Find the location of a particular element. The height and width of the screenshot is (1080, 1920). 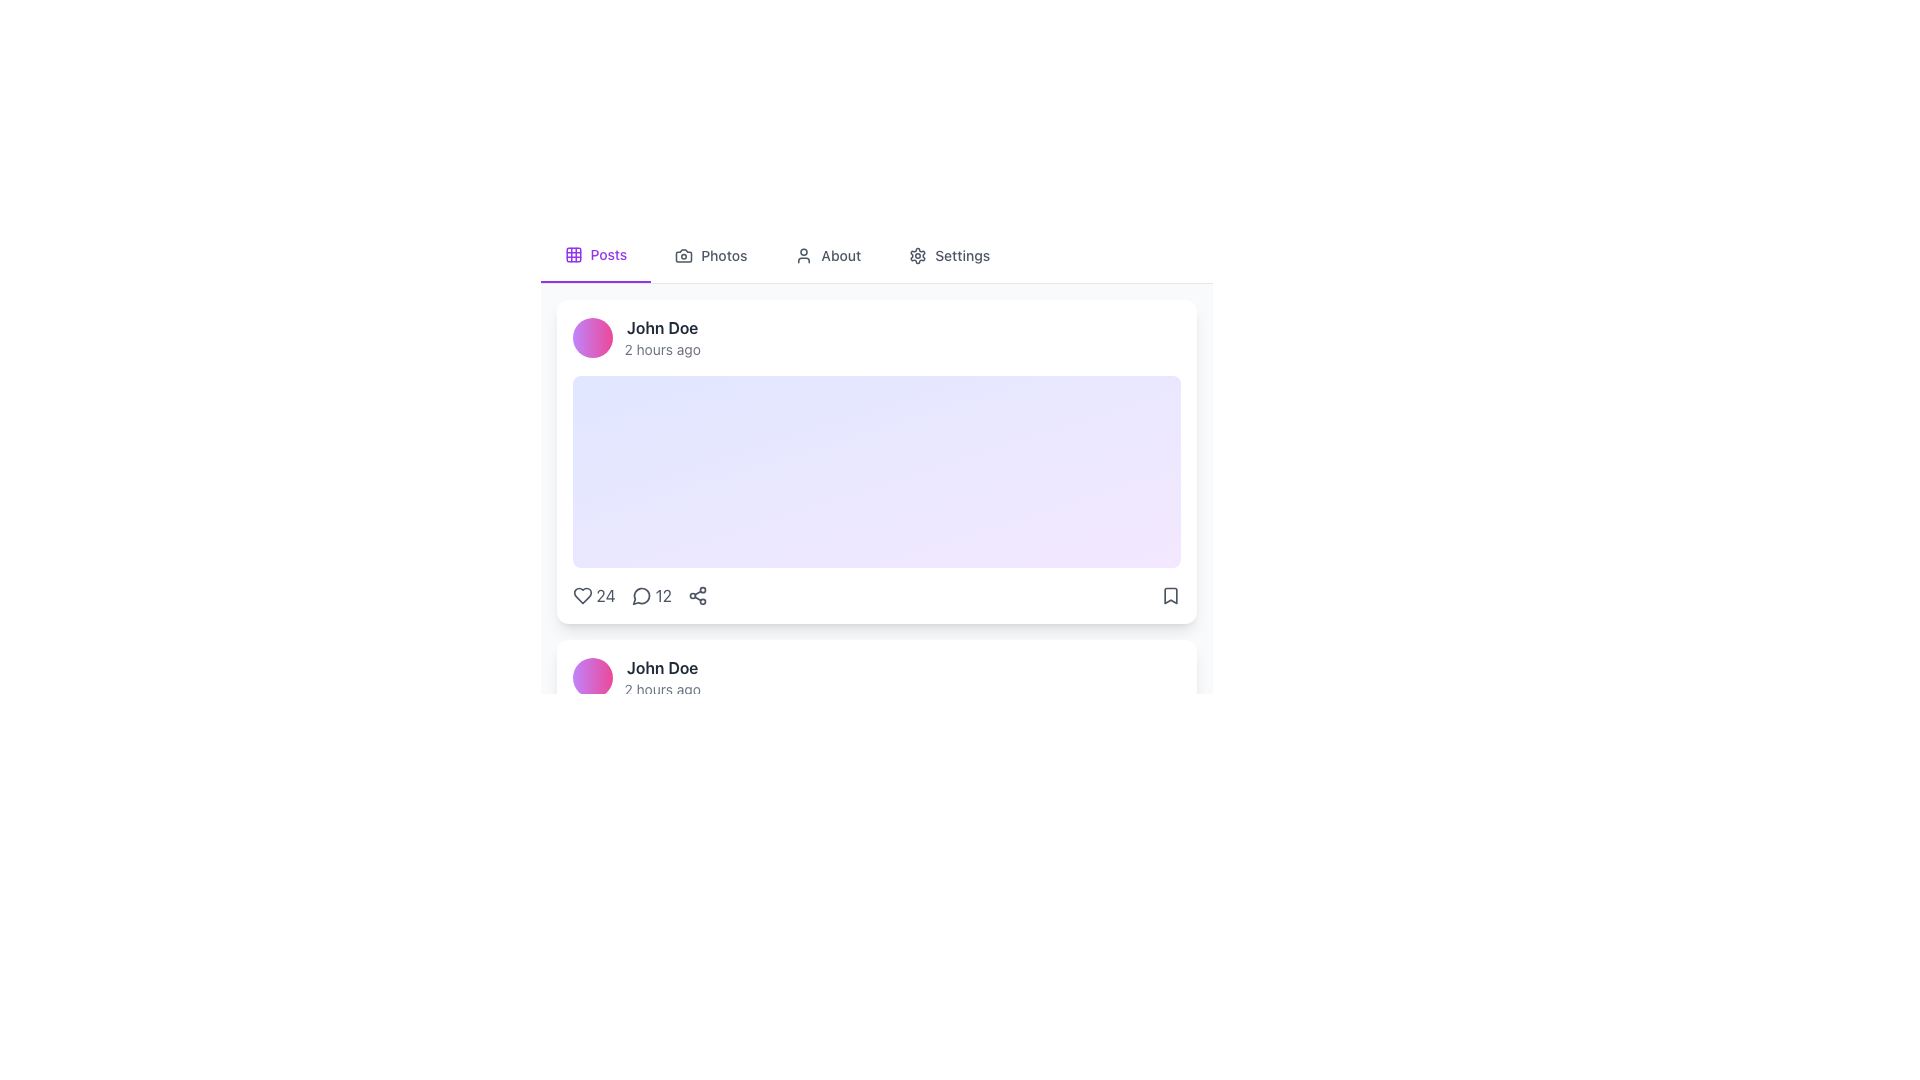

the text label displaying the user's name, which is positioned in the upper-left corner of the user information block, above the timestamp is located at coordinates (662, 667).